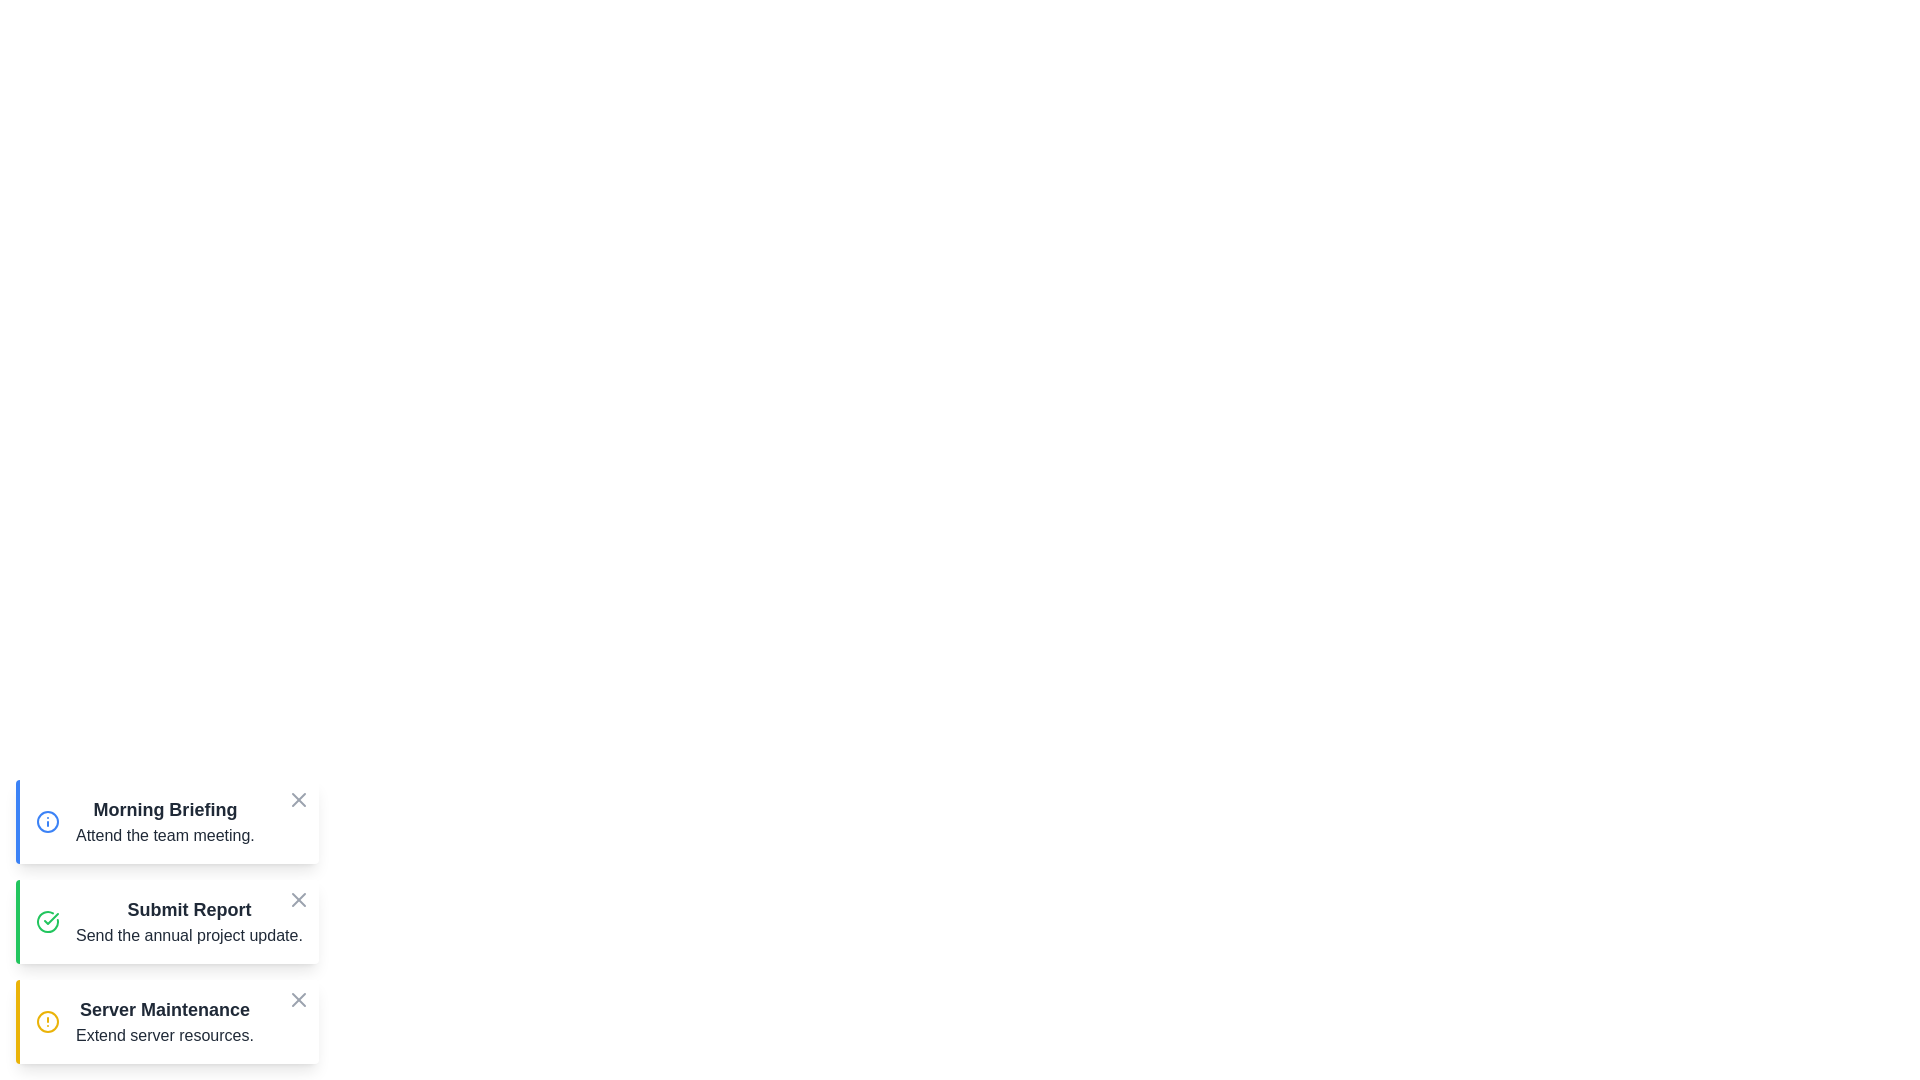 This screenshot has width=1920, height=1080. What do you see at coordinates (48, 821) in the screenshot?
I see `the topmost circular graphical element in the 'Morning Briefing' section, which symbolizes a specific concept and is located adjacent to its title` at bounding box center [48, 821].